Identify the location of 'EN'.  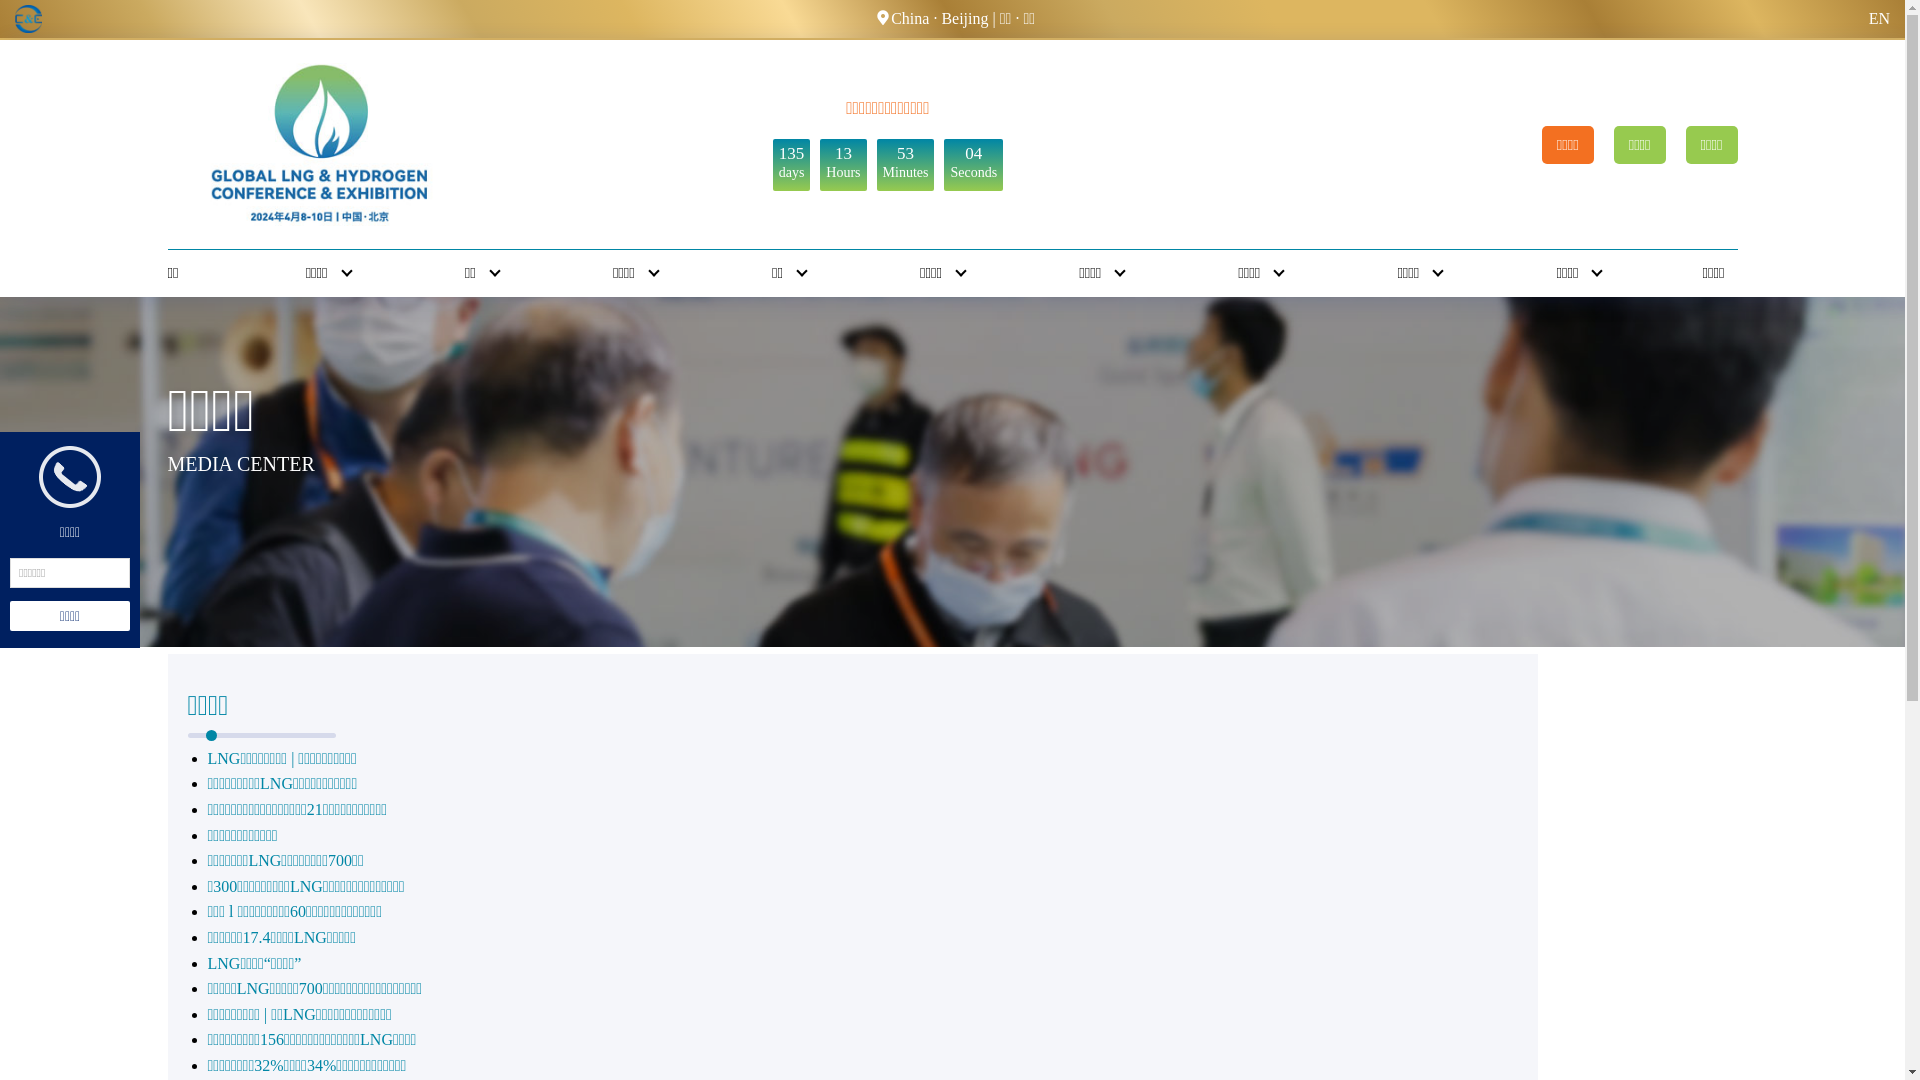
(1878, 19).